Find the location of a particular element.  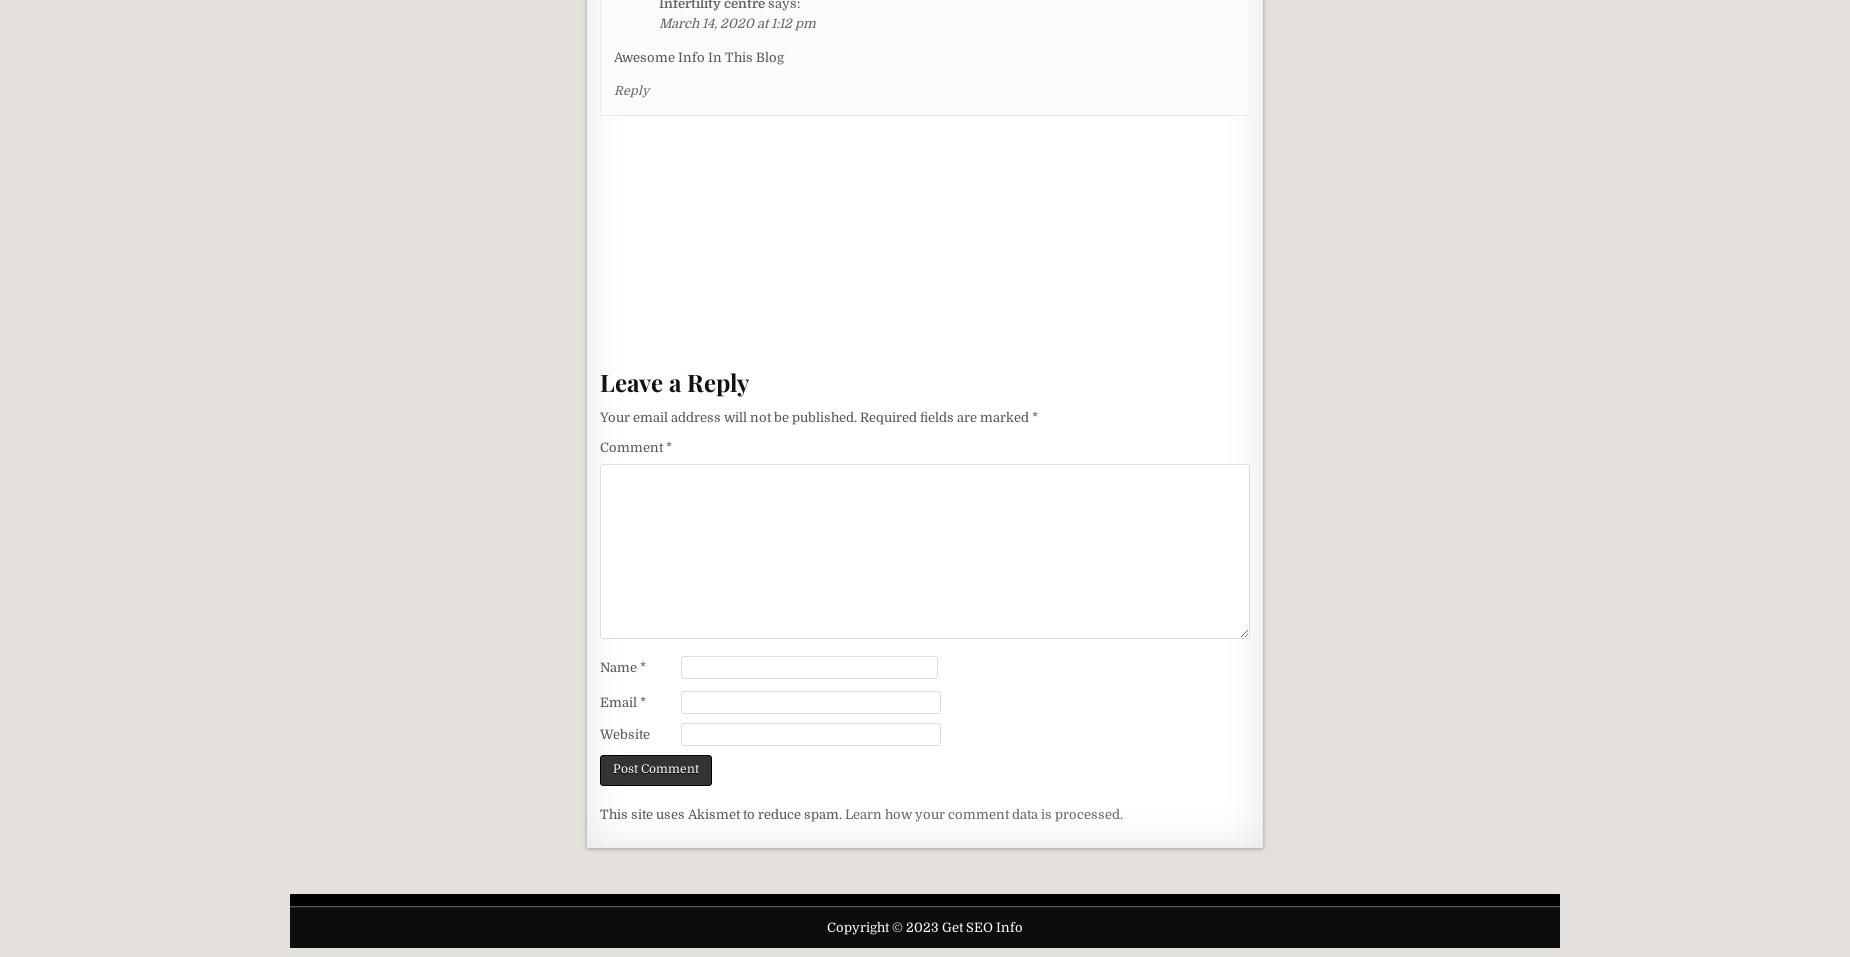

'Your email address will not be published.' is located at coordinates (728, 416).